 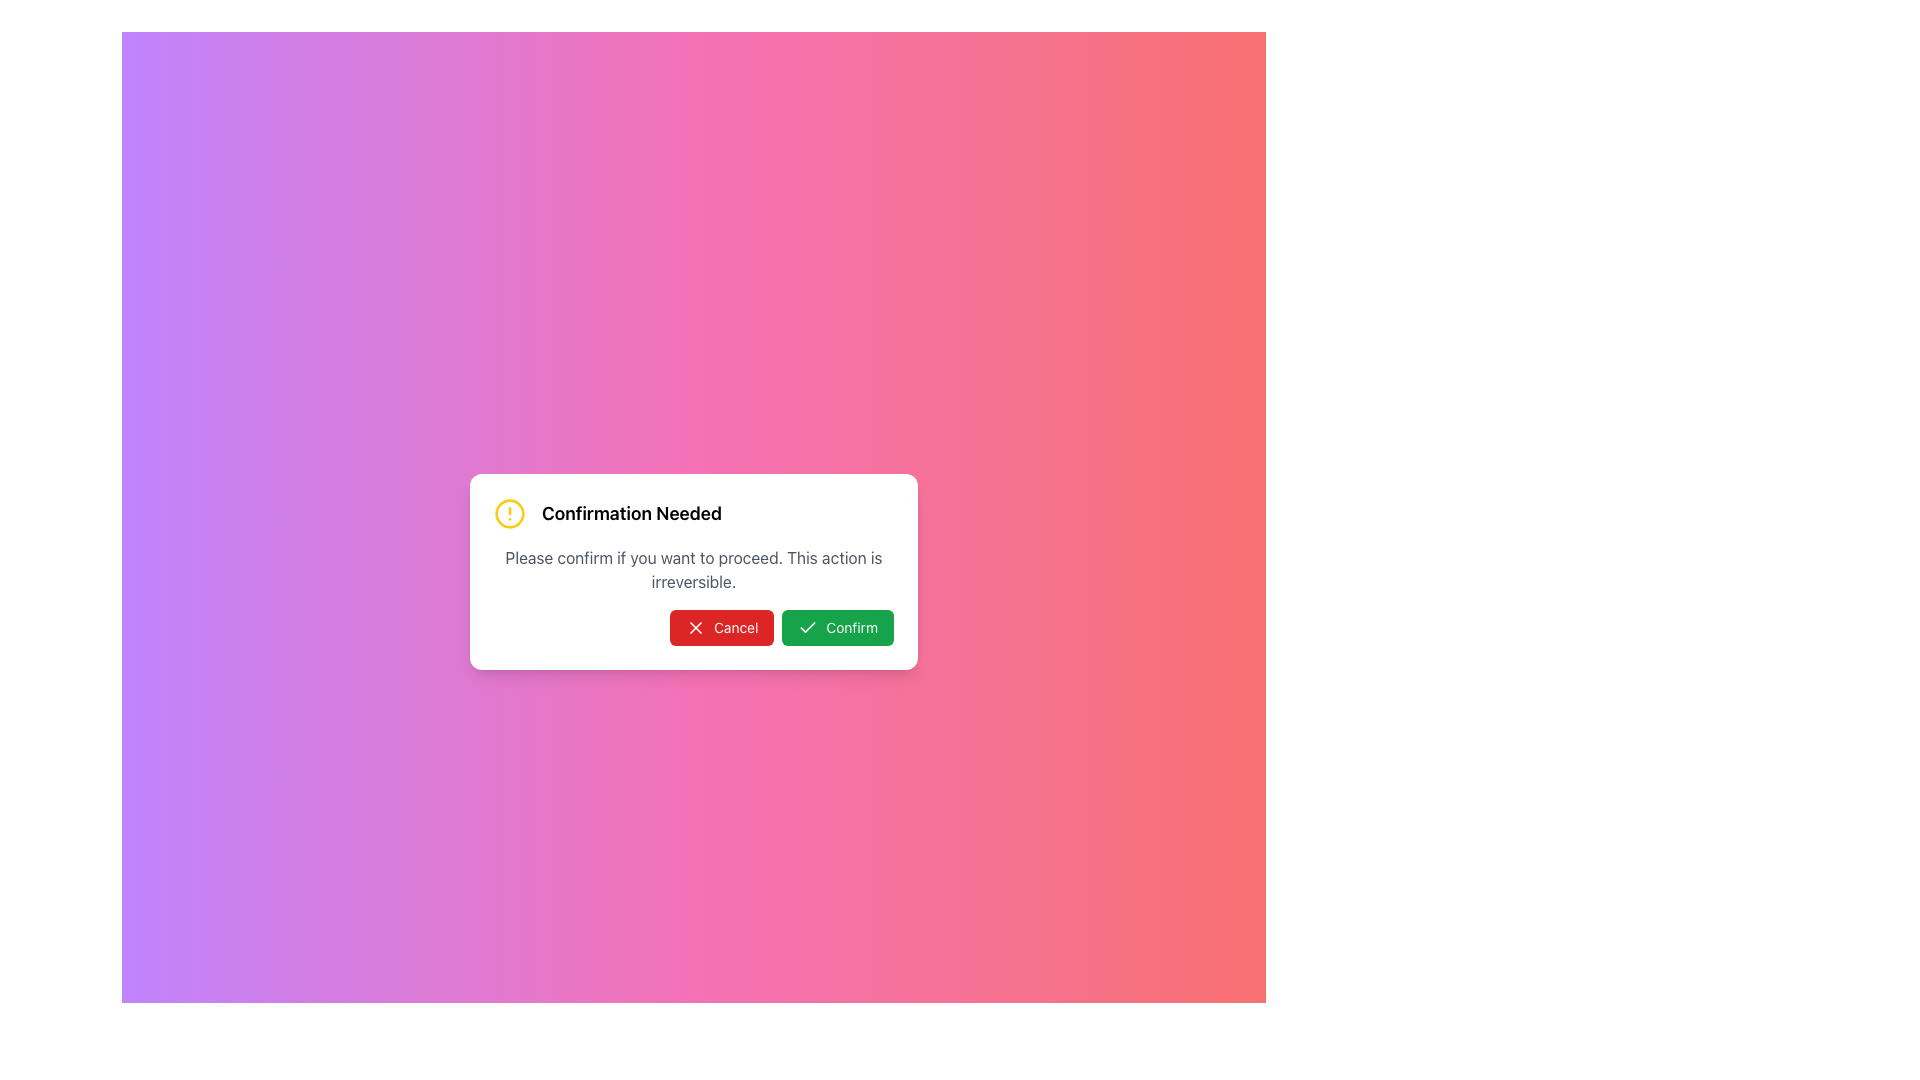 What do you see at coordinates (509, 512) in the screenshot?
I see `the inner circle of the warning icon located at the top-left of the confirmation dialog` at bounding box center [509, 512].